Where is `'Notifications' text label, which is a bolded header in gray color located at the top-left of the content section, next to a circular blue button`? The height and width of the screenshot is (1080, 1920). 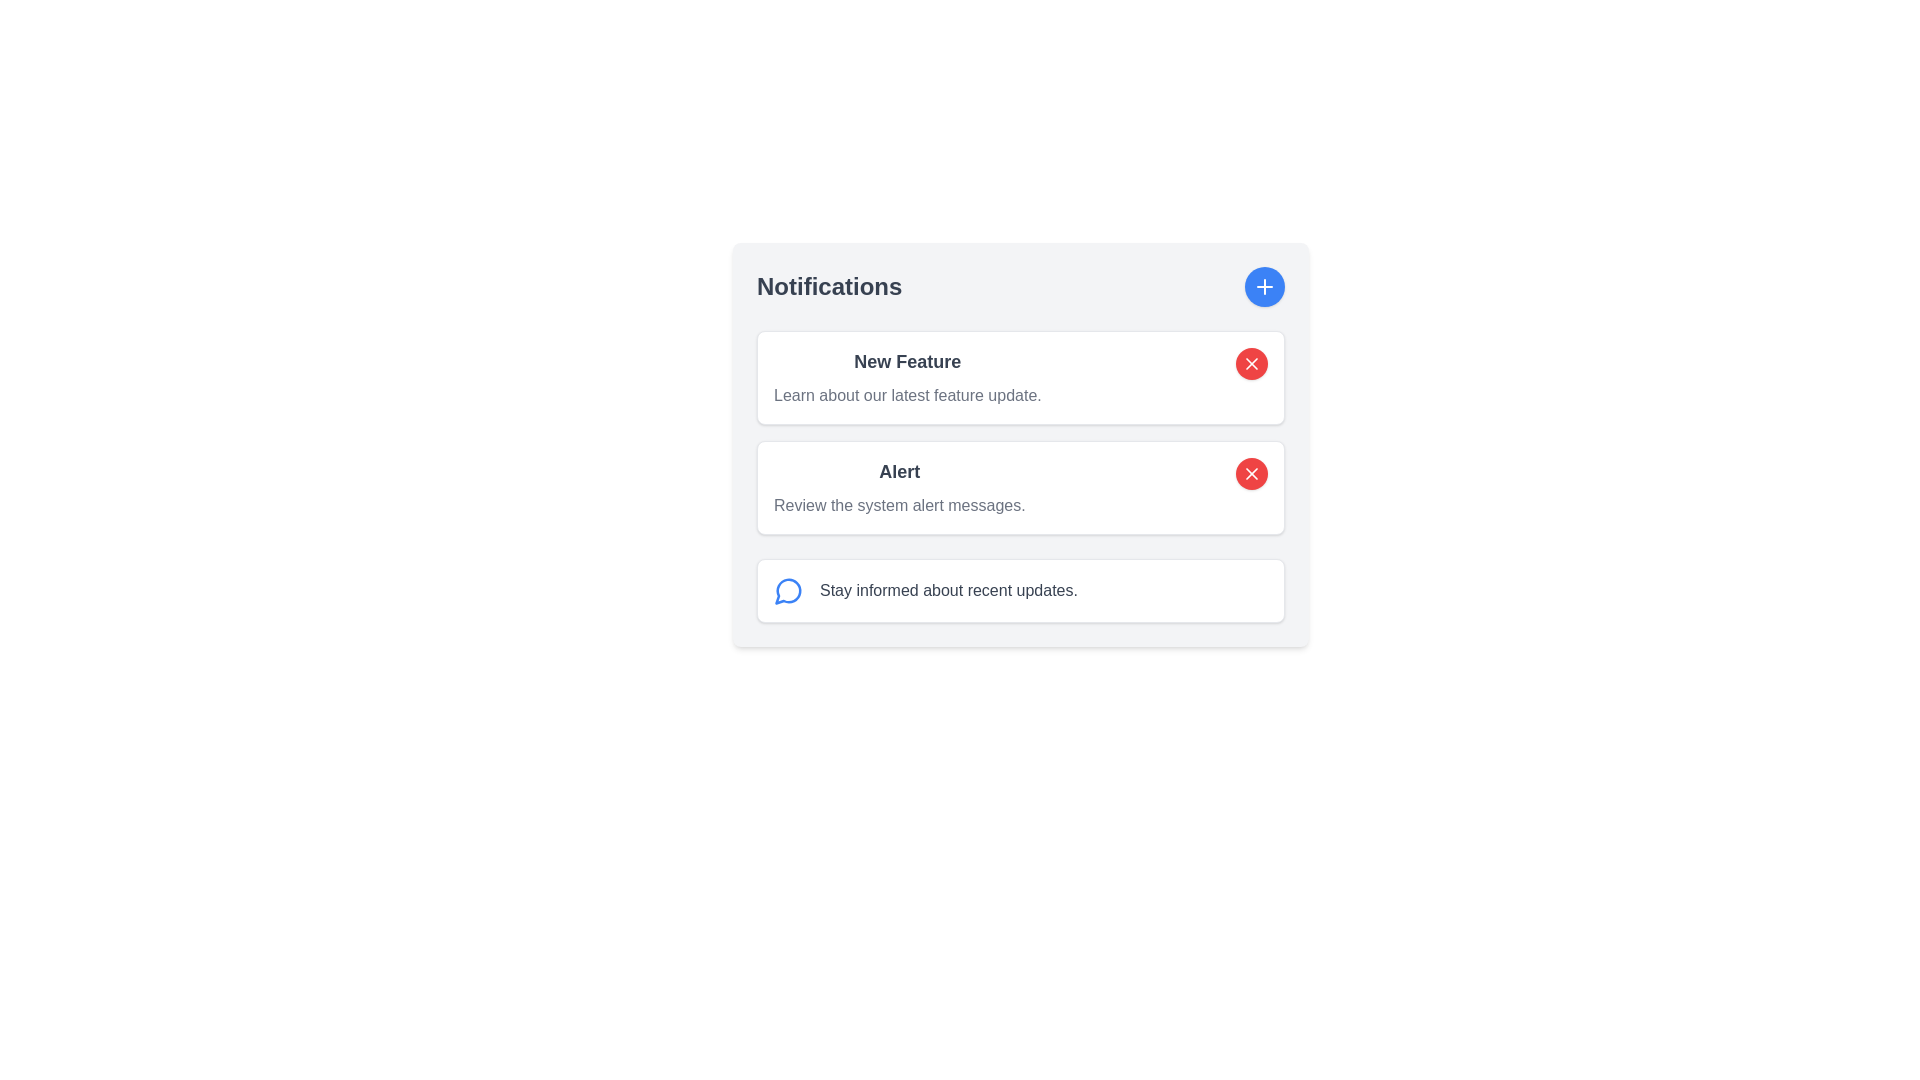
'Notifications' text label, which is a bolded header in gray color located at the top-left of the content section, next to a circular blue button is located at coordinates (829, 286).